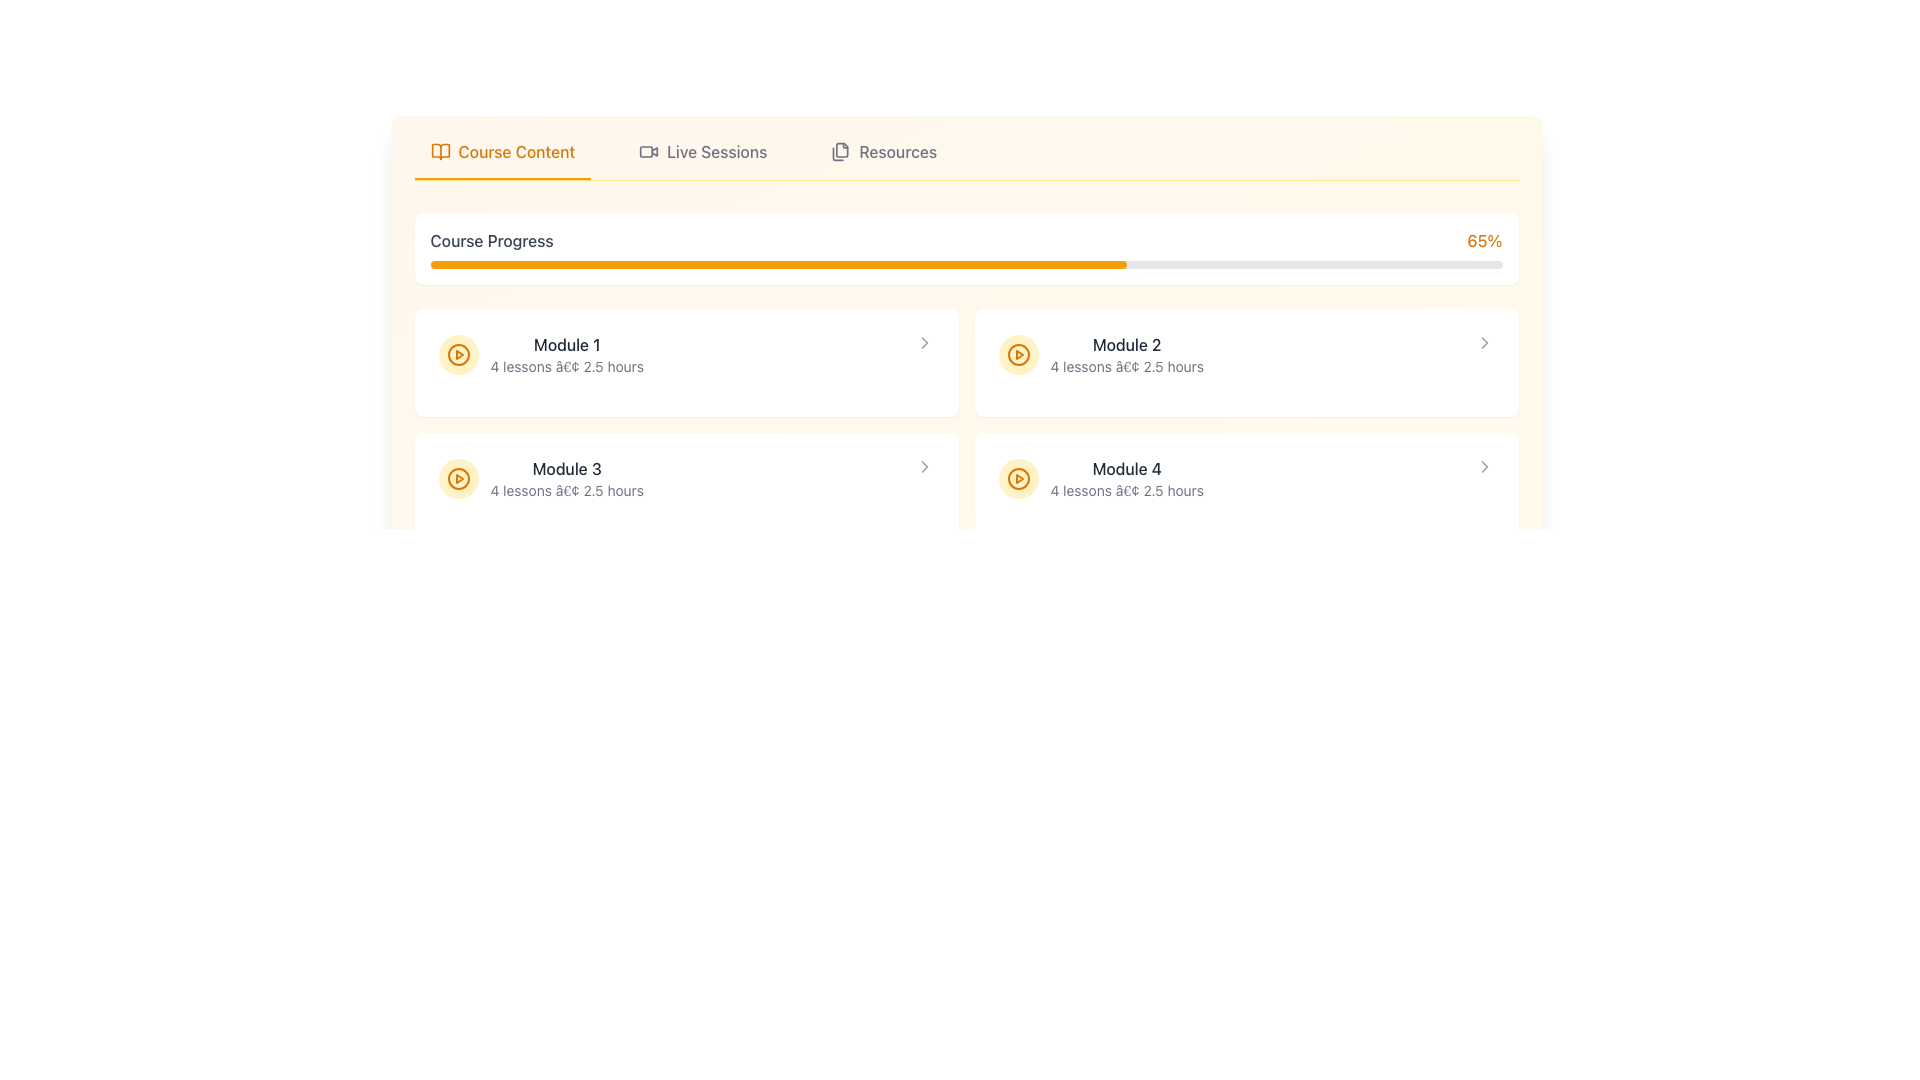 This screenshot has height=1080, width=1920. Describe the element at coordinates (686, 362) in the screenshot. I see `the course module card component located at the top-left corner of the grid to trigger the highlight effect` at that location.